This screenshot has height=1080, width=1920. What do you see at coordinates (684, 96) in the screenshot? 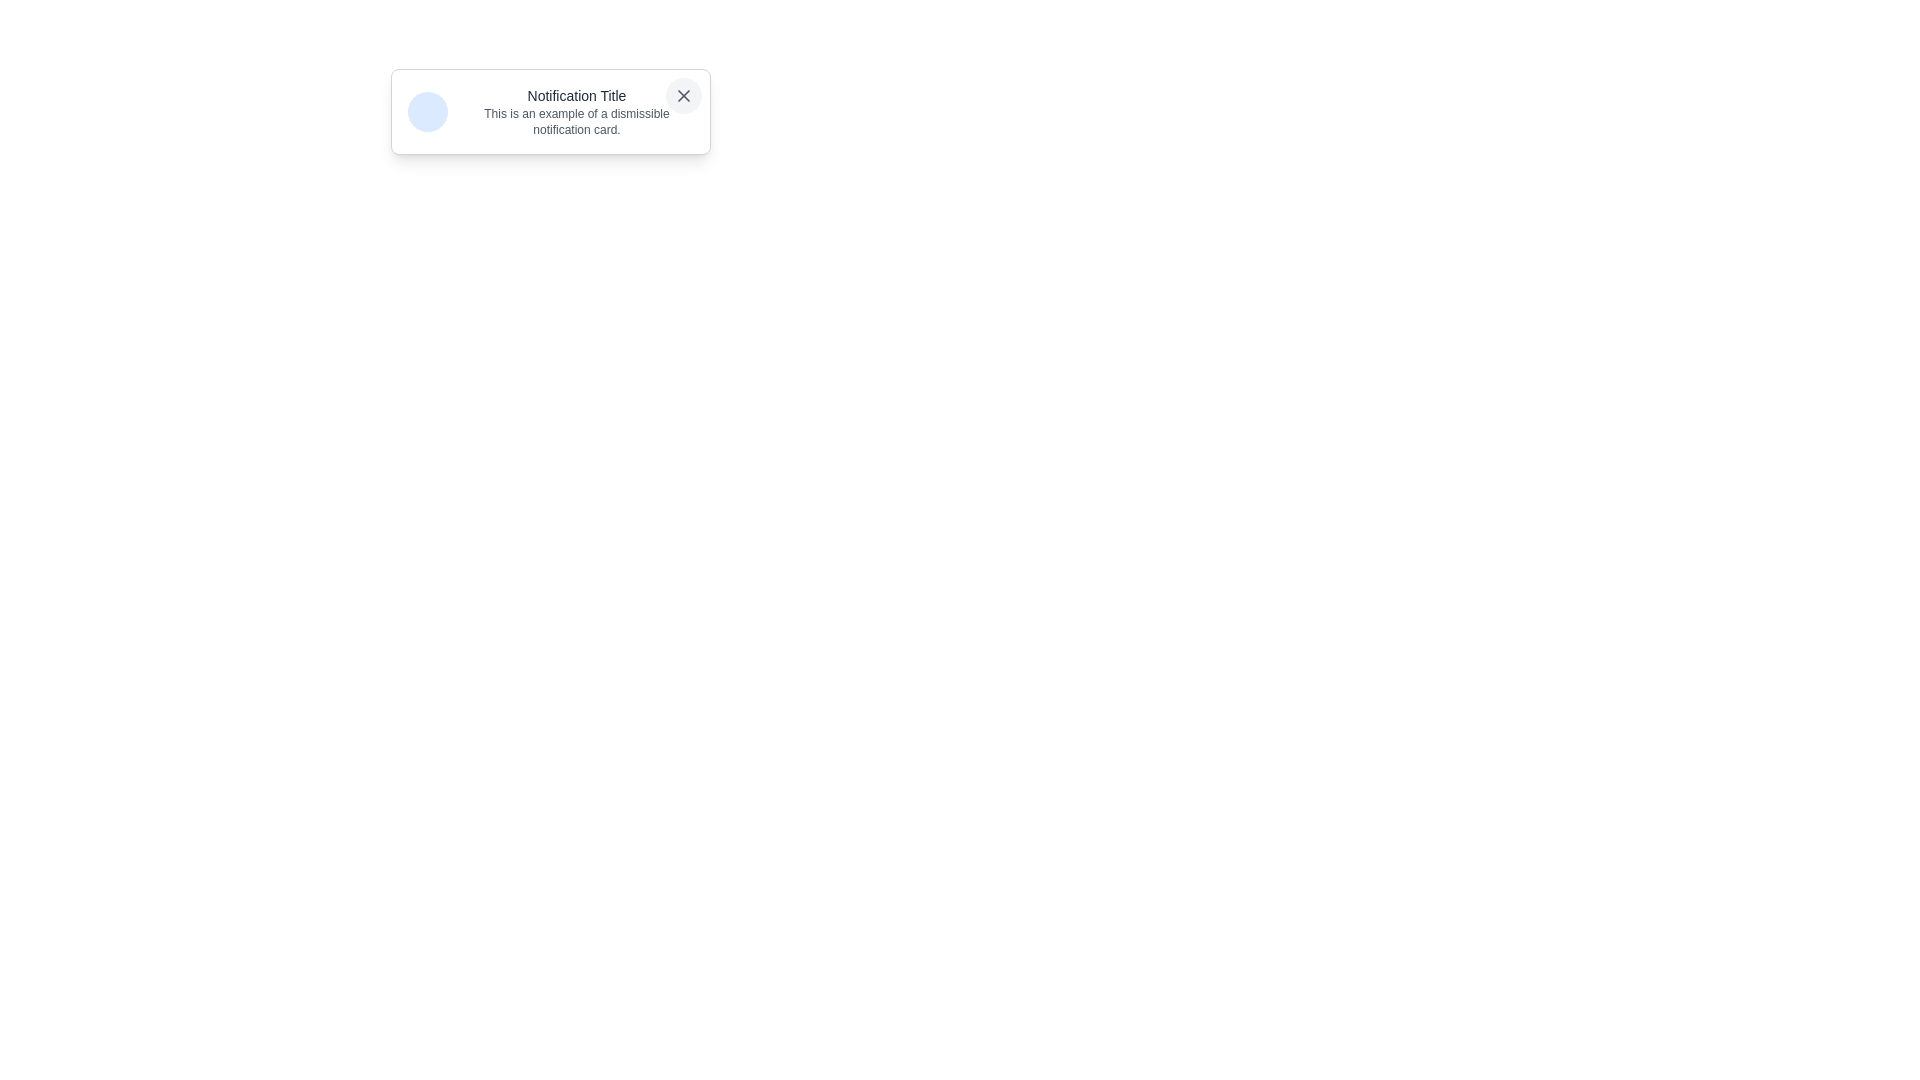
I see `the circular close button with a light gray background and an 'X' icon located at the top right corner of the notification card` at bounding box center [684, 96].